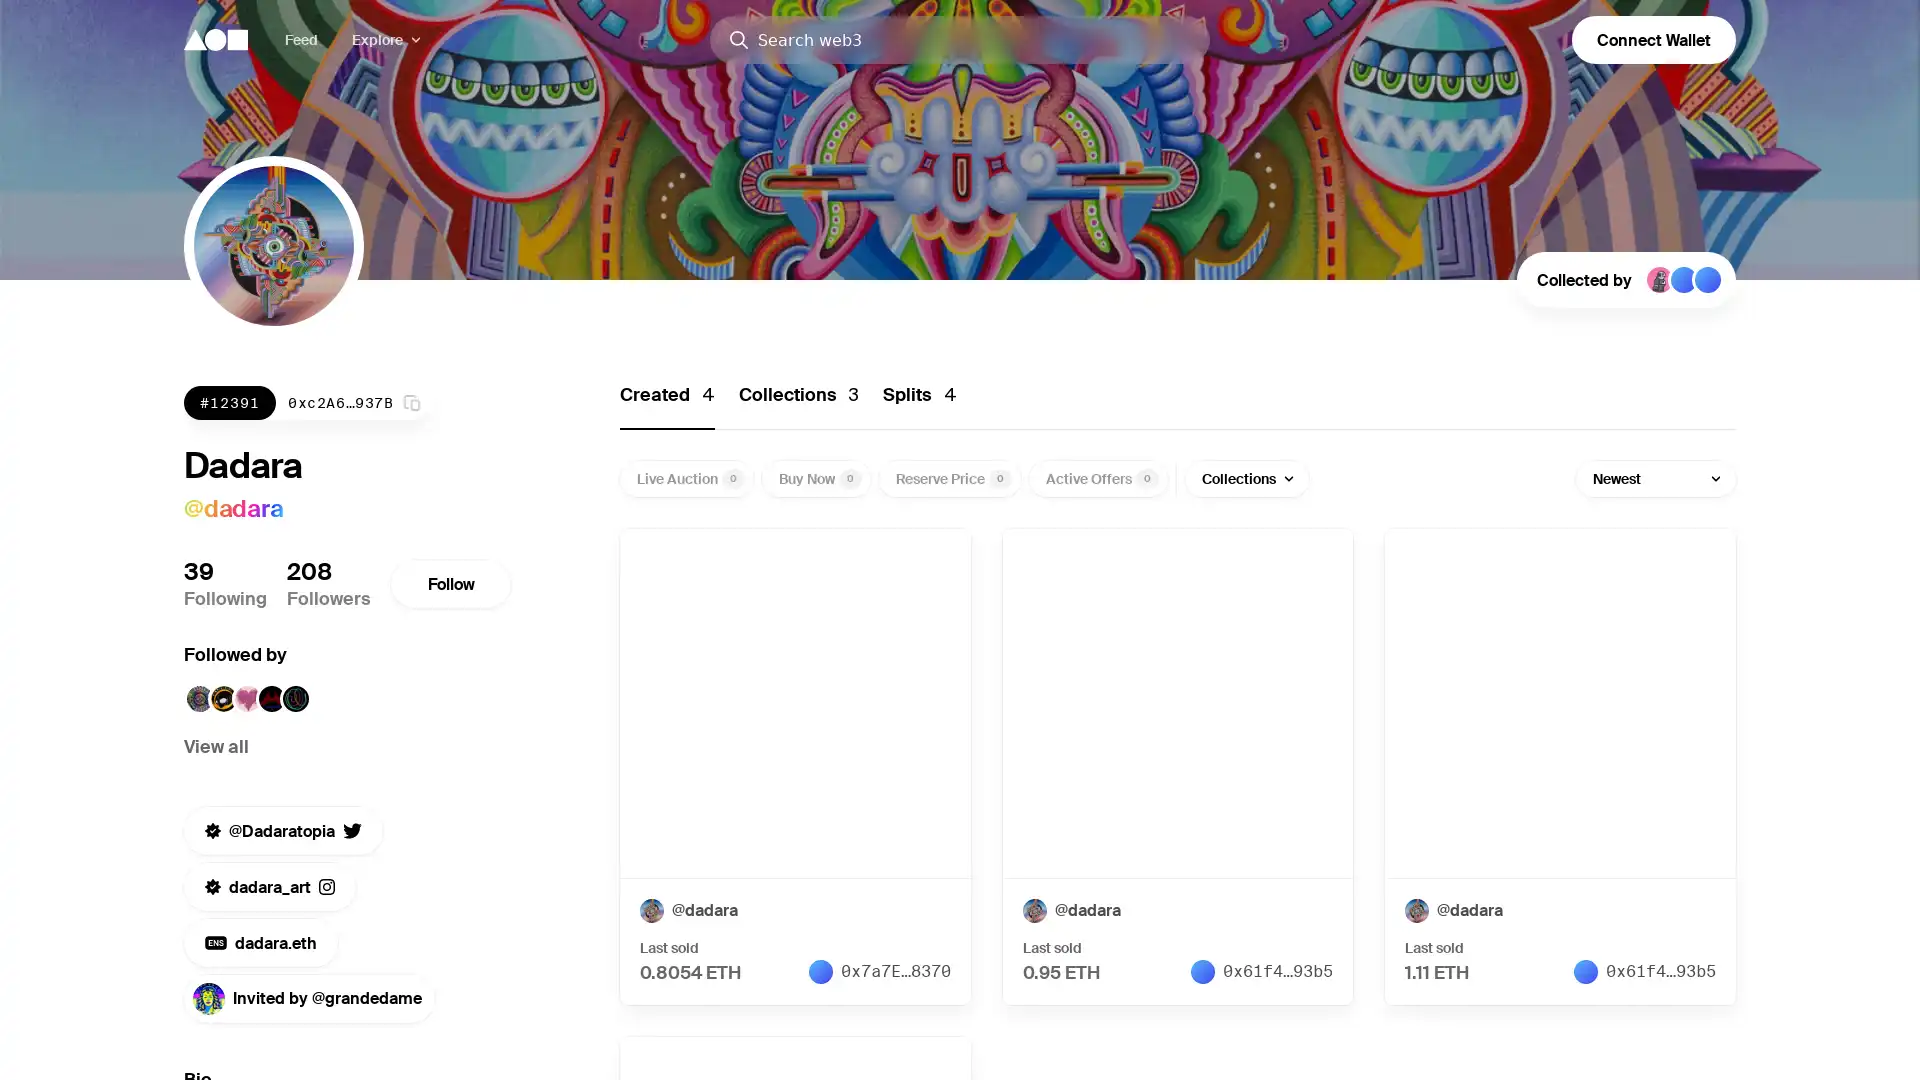 The image size is (1920, 1080). What do you see at coordinates (385, 39) in the screenshot?
I see `Explore` at bounding box center [385, 39].